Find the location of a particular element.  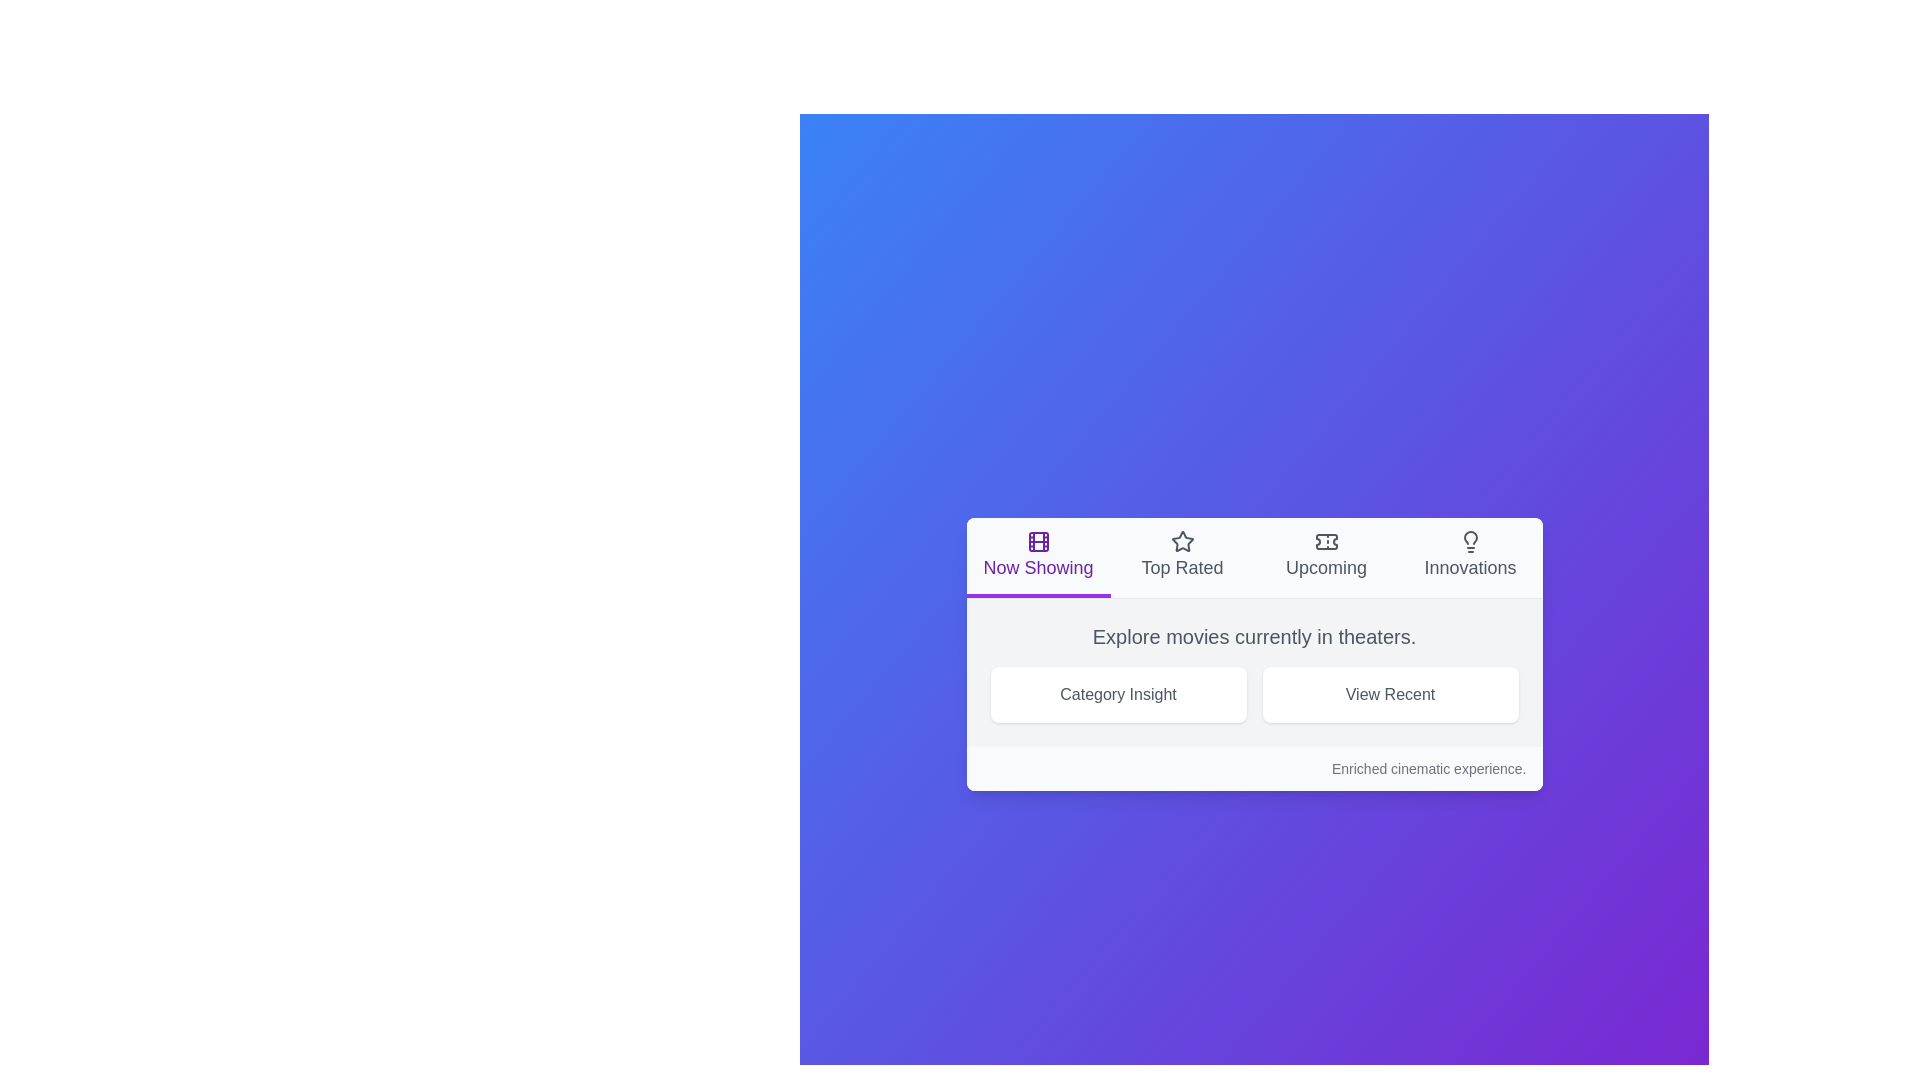

the Interactive label with the lightbulb icon and 'Innovations' text is located at coordinates (1470, 555).